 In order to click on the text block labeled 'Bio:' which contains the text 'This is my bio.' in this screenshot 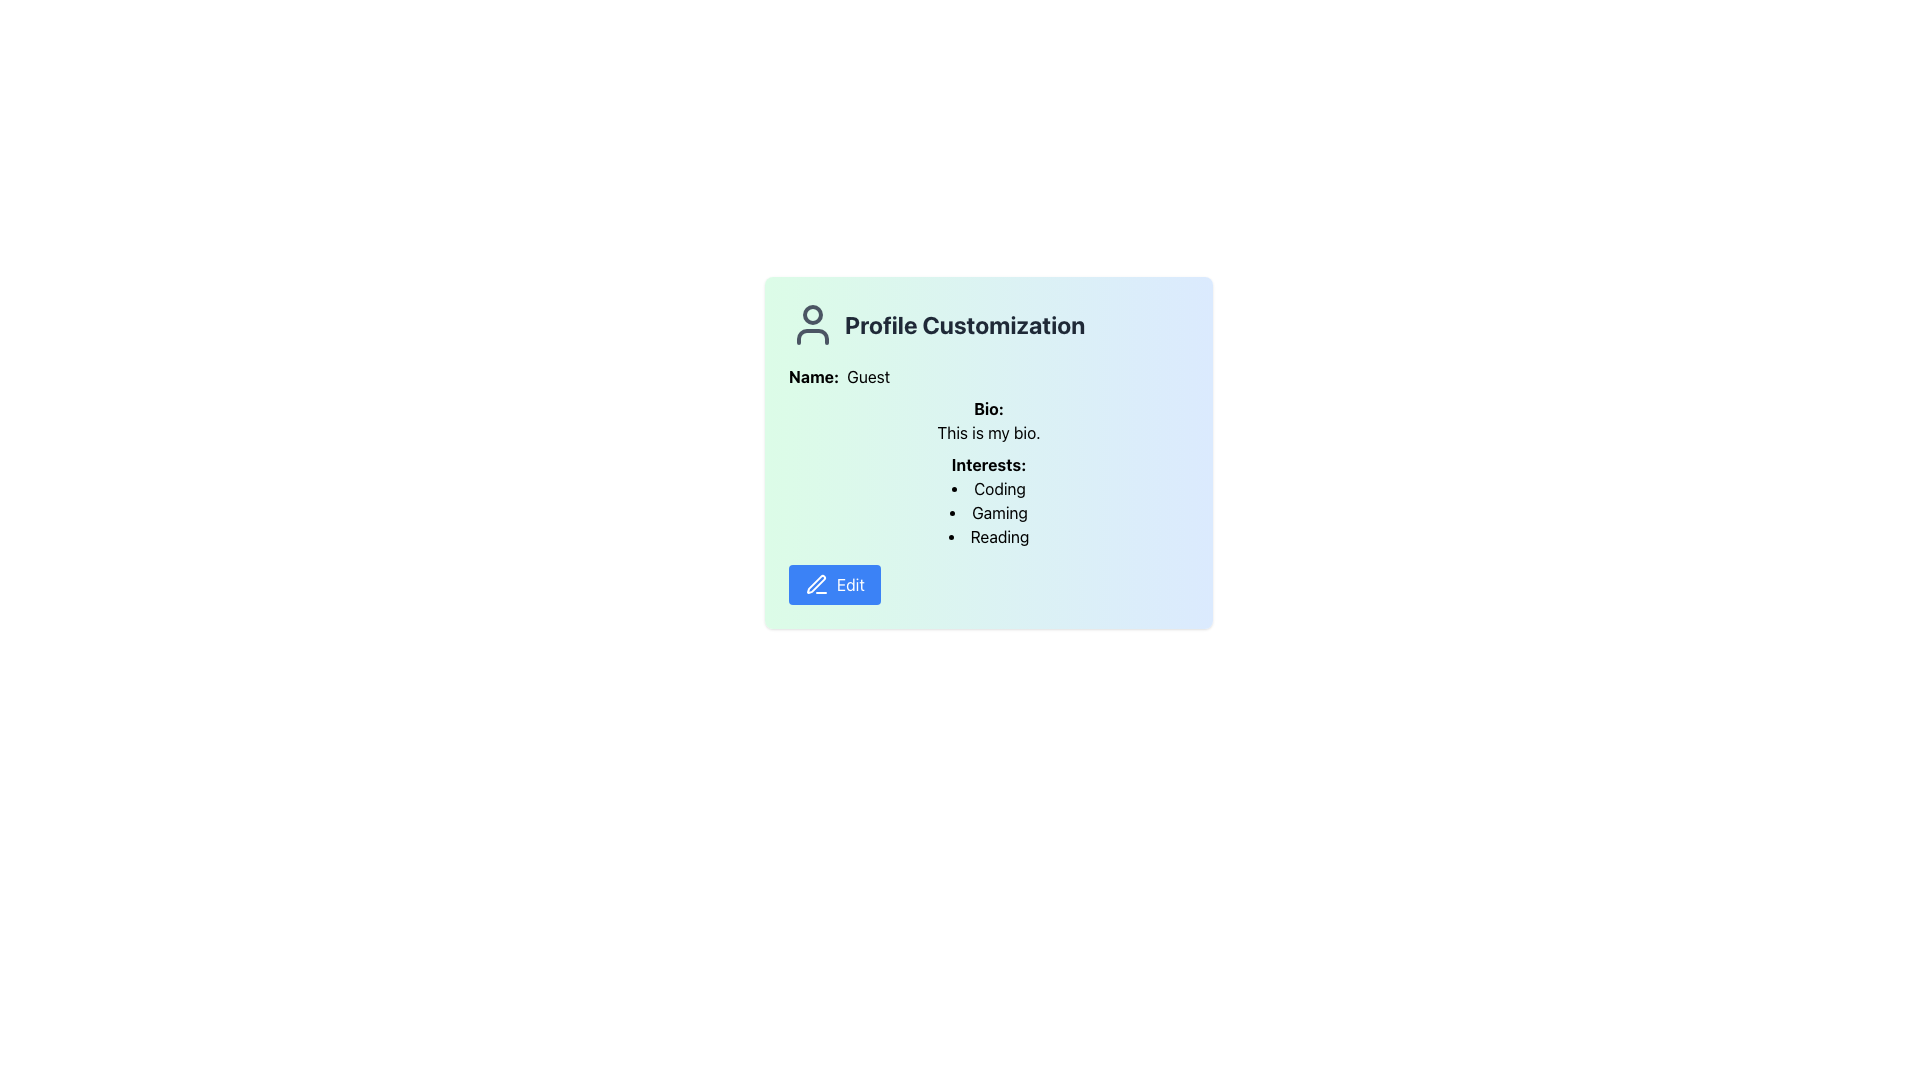, I will do `click(988, 419)`.